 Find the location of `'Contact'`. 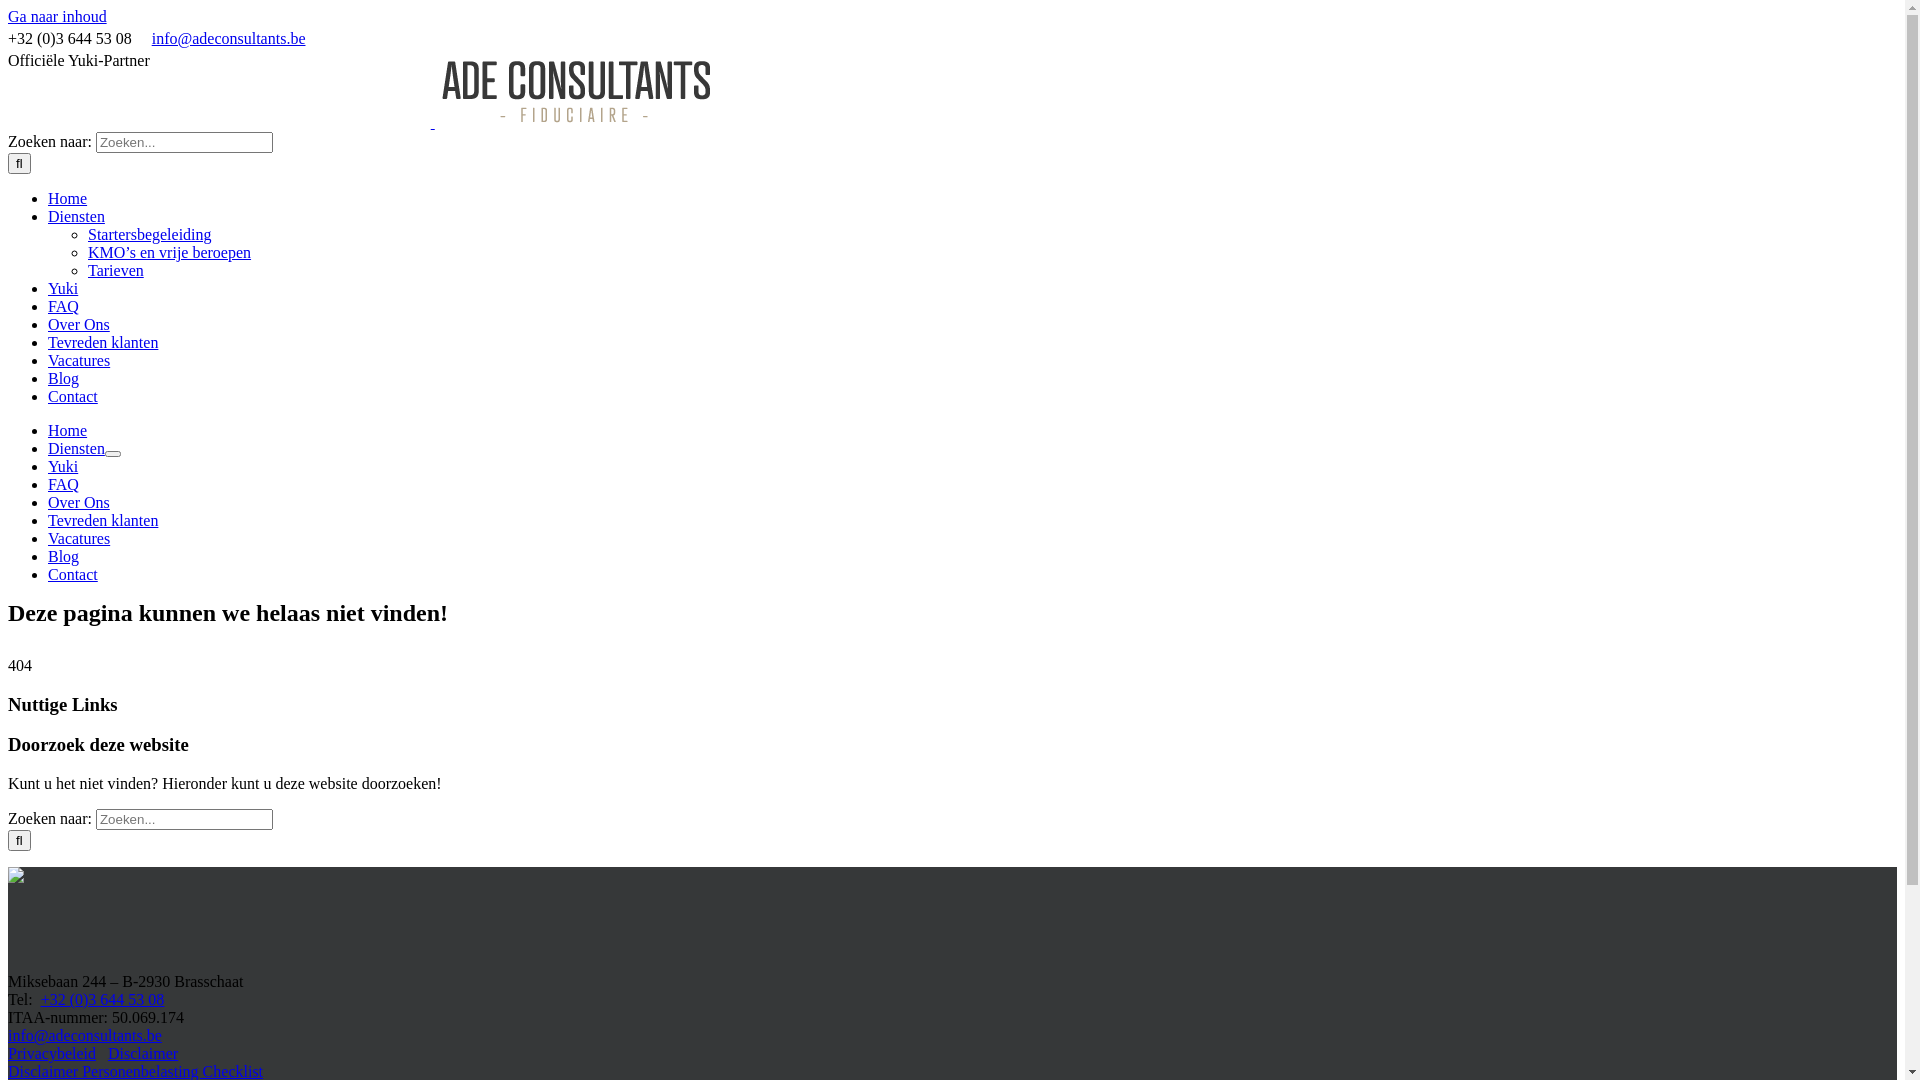

'Contact' is located at coordinates (72, 574).